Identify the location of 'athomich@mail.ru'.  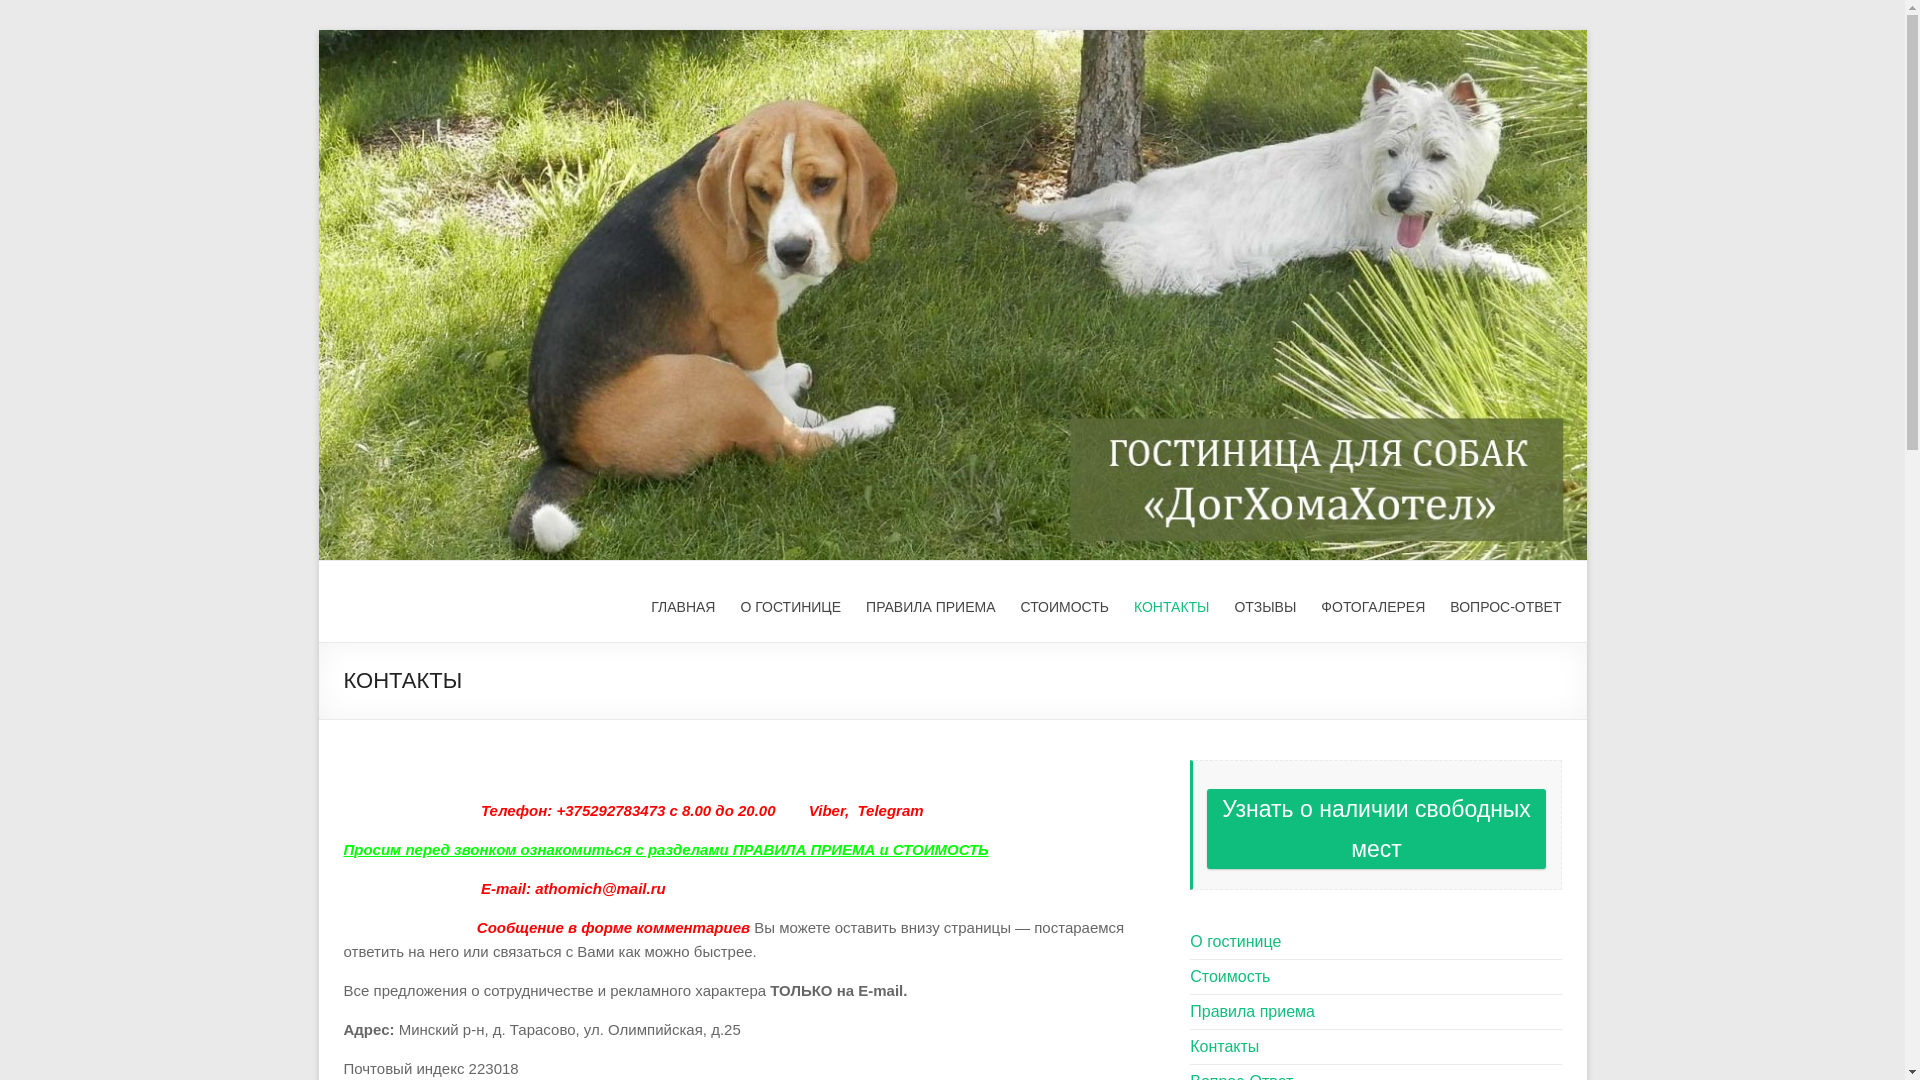
(534, 887).